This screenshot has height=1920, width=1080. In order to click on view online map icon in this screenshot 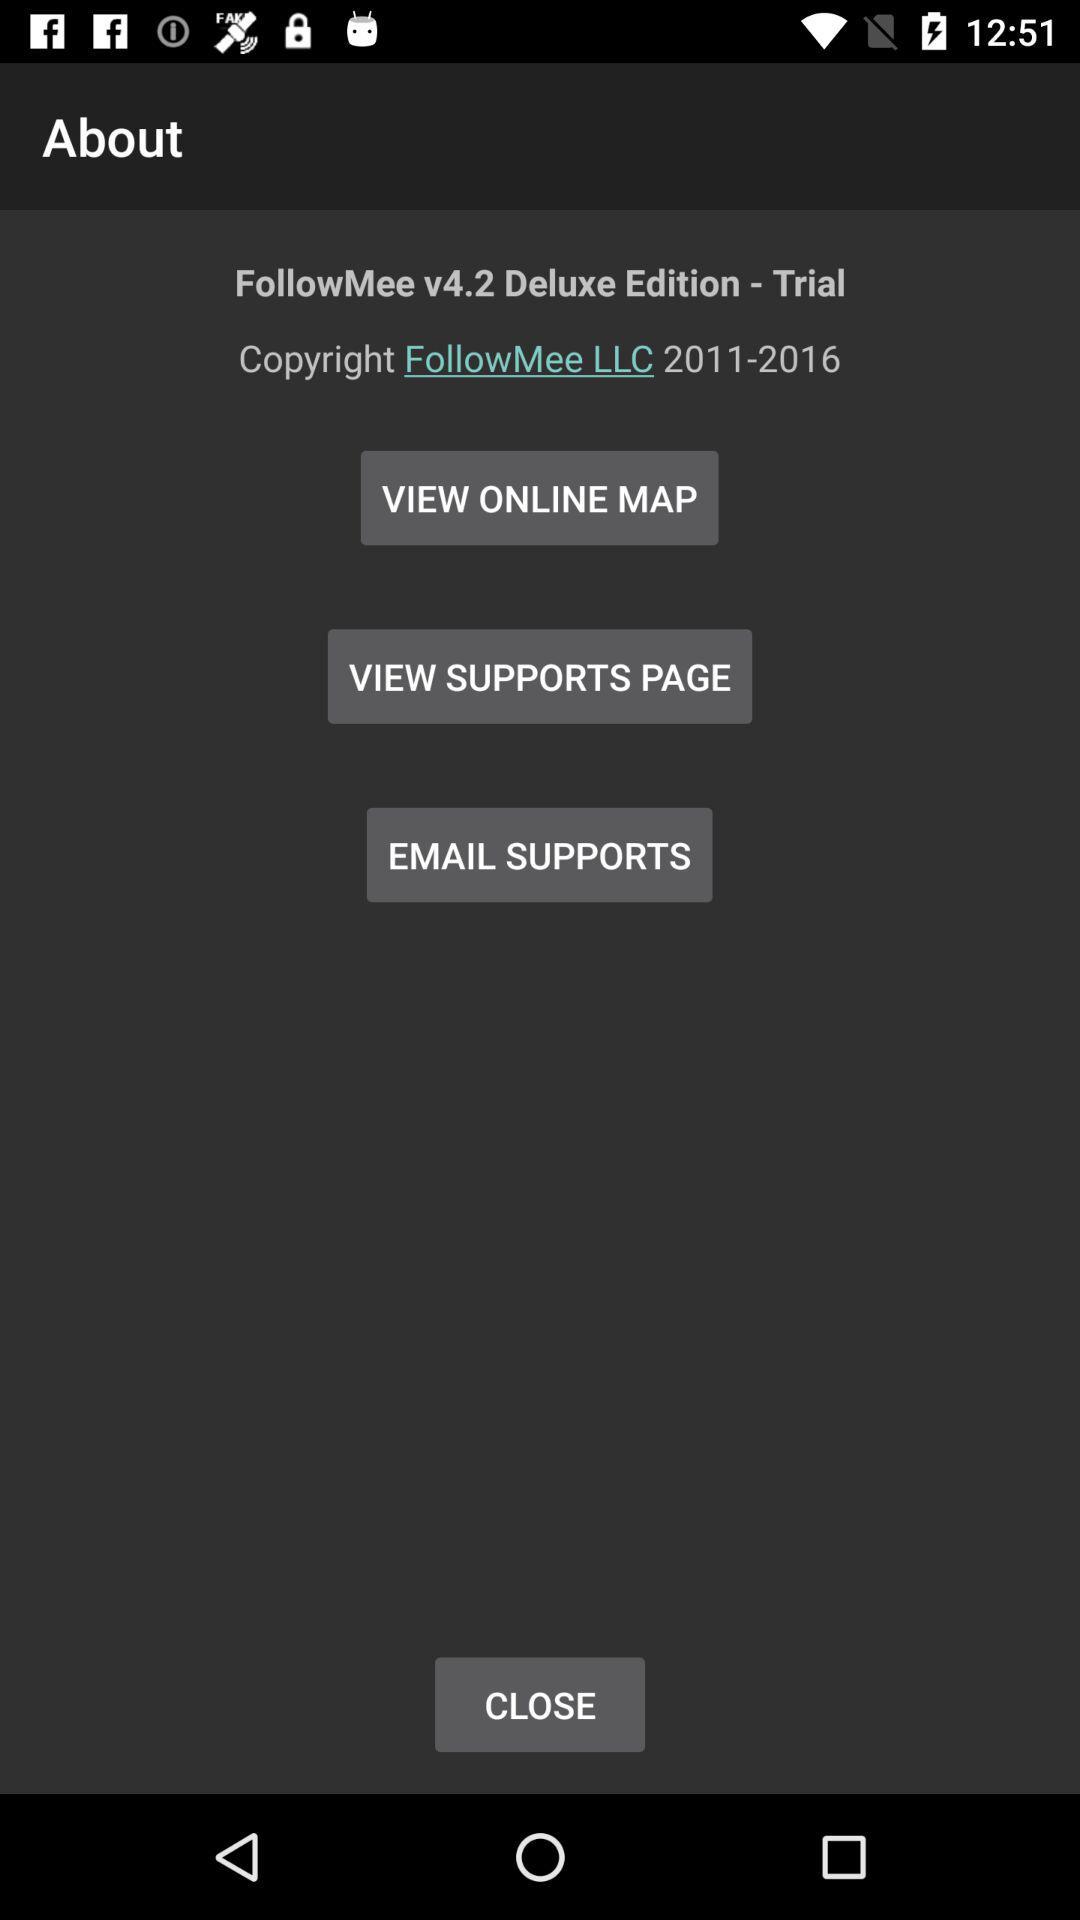, I will do `click(538, 498)`.